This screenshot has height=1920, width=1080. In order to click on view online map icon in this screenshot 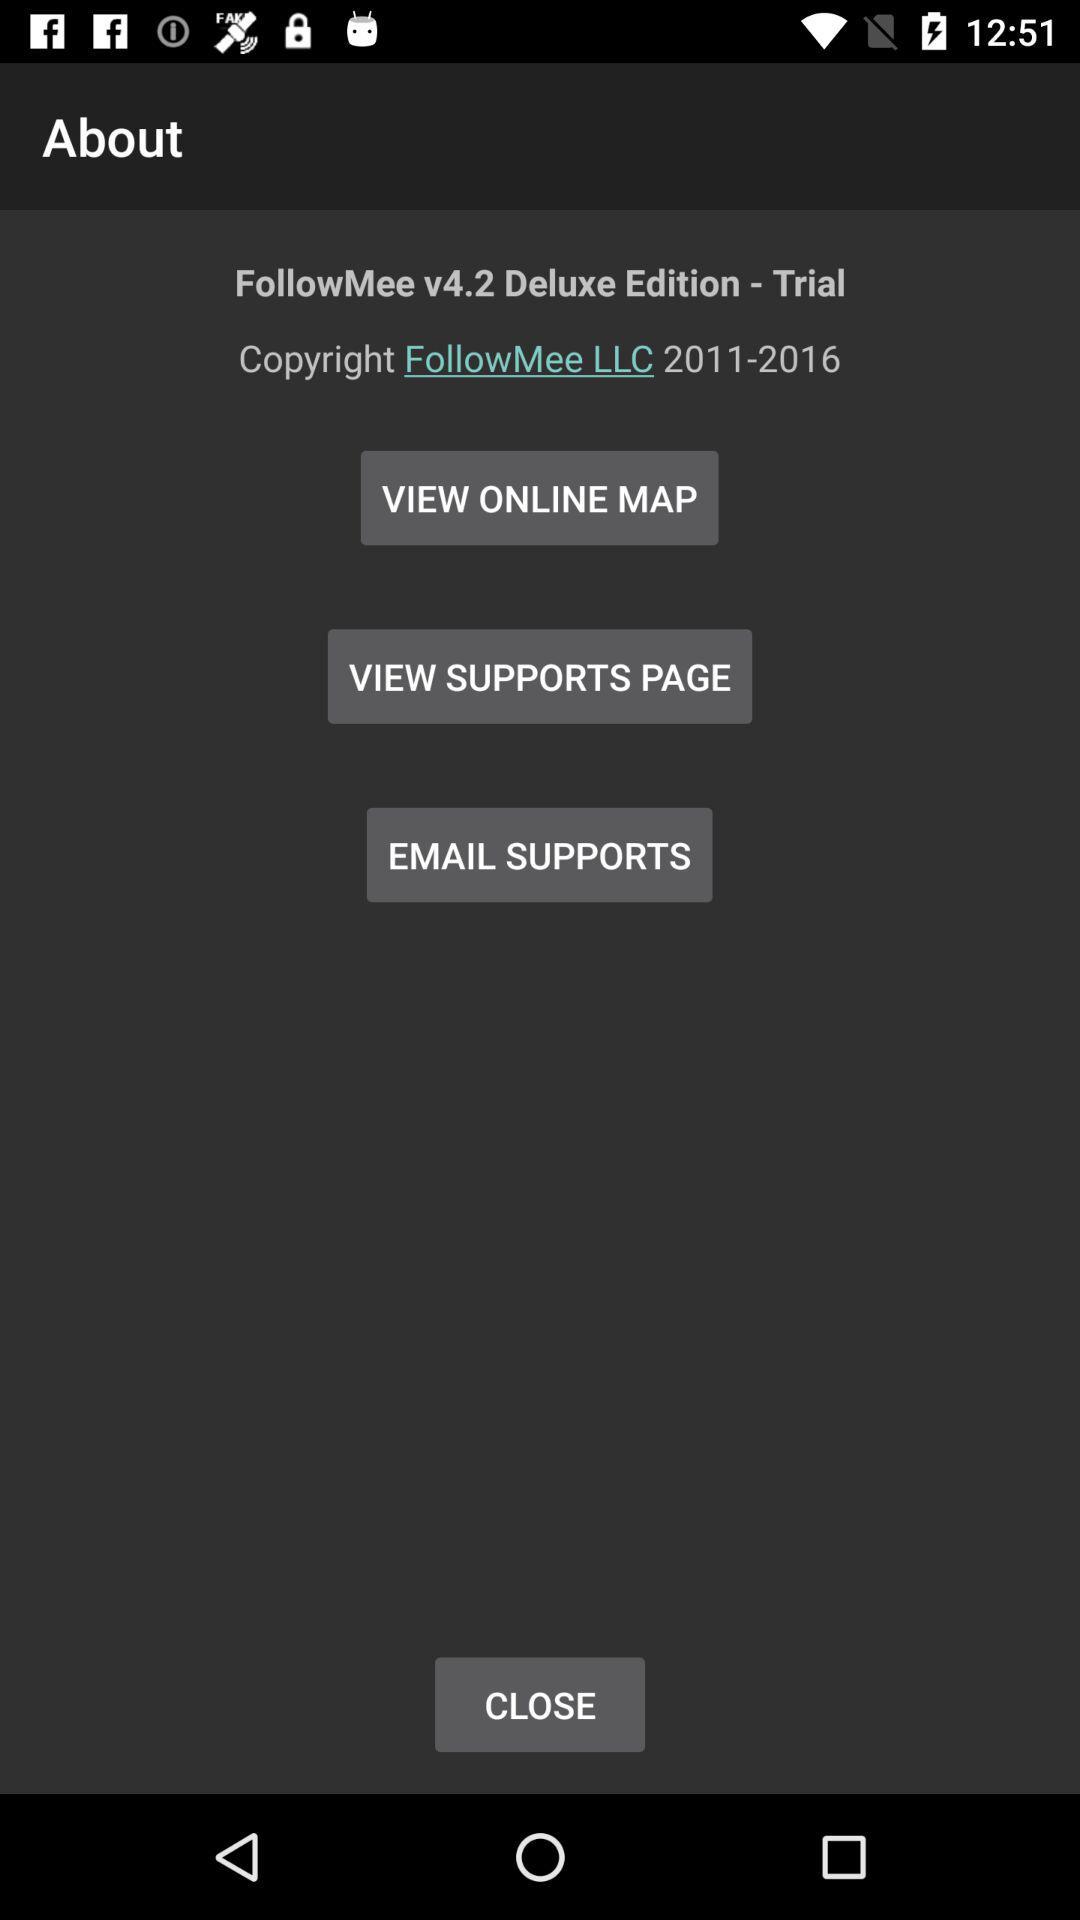, I will do `click(538, 498)`.